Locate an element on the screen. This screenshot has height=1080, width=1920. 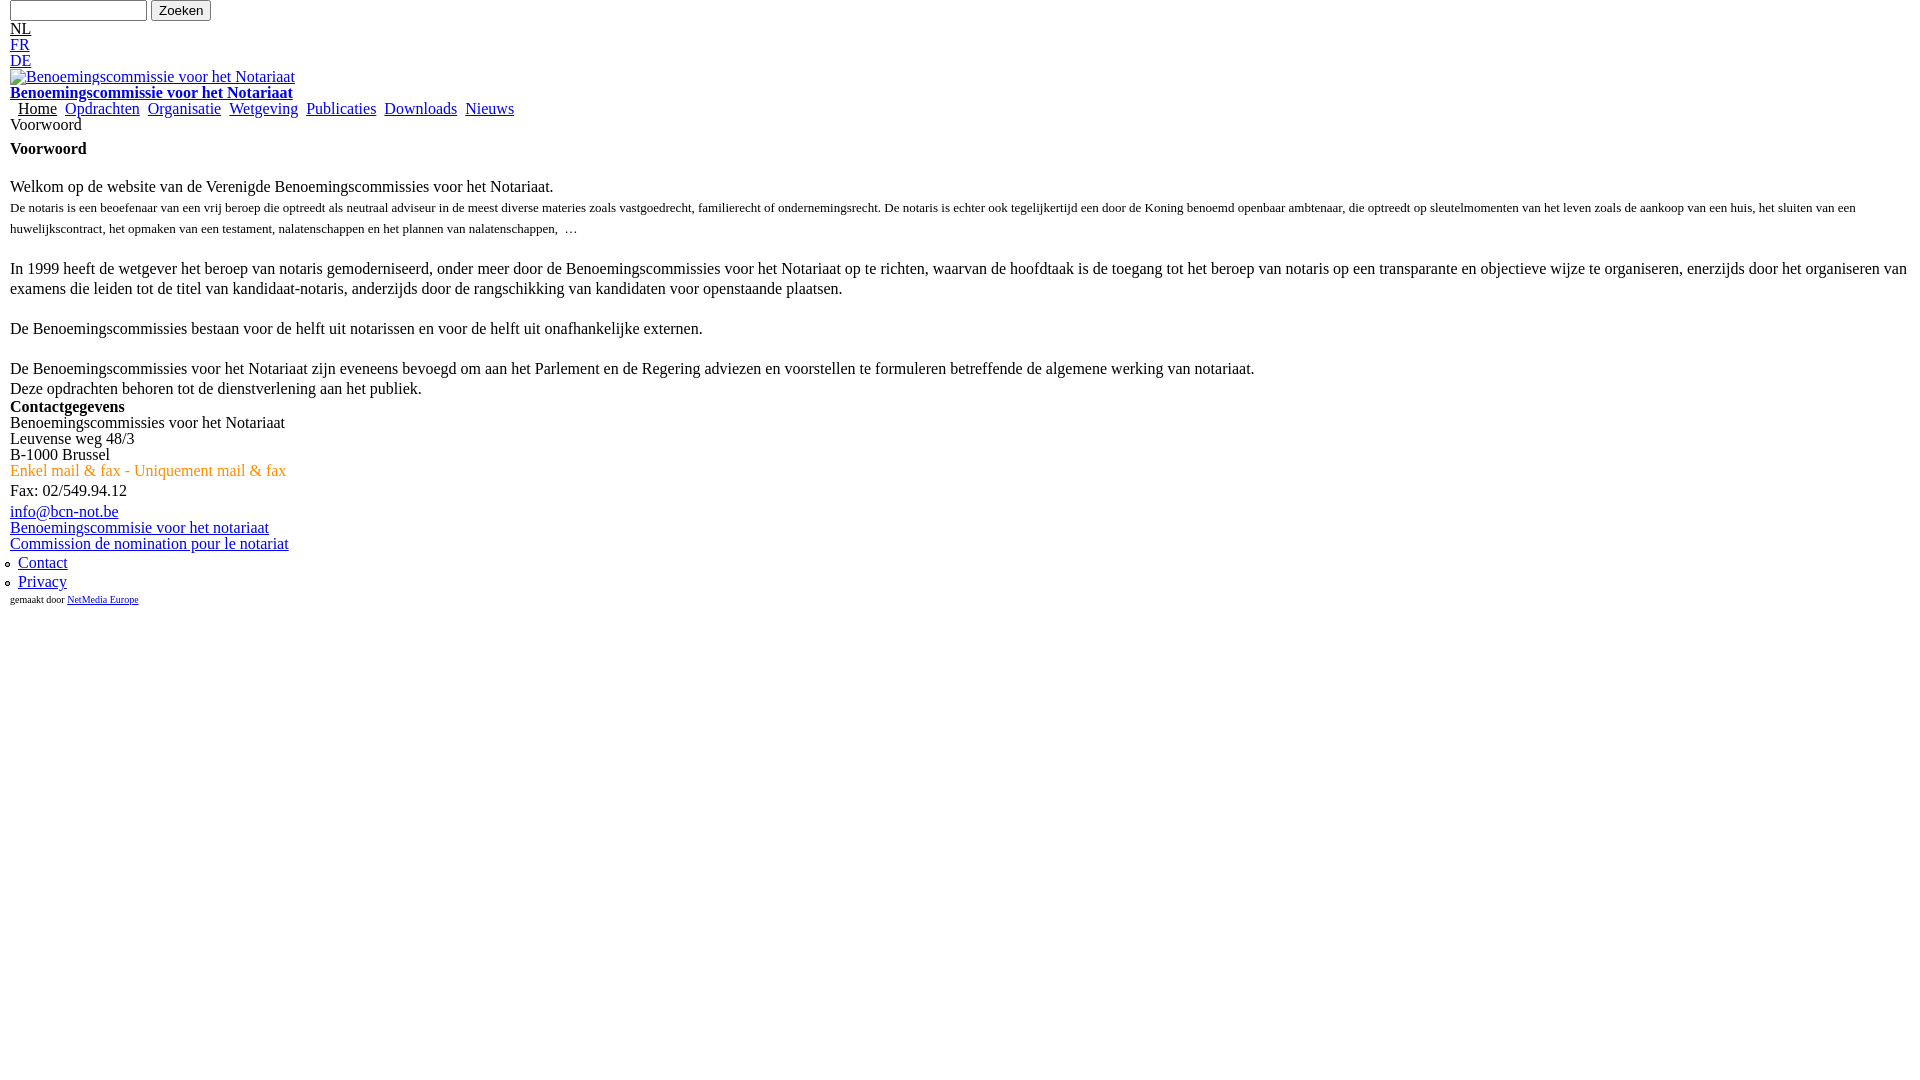
'Organisatie' is located at coordinates (184, 108).